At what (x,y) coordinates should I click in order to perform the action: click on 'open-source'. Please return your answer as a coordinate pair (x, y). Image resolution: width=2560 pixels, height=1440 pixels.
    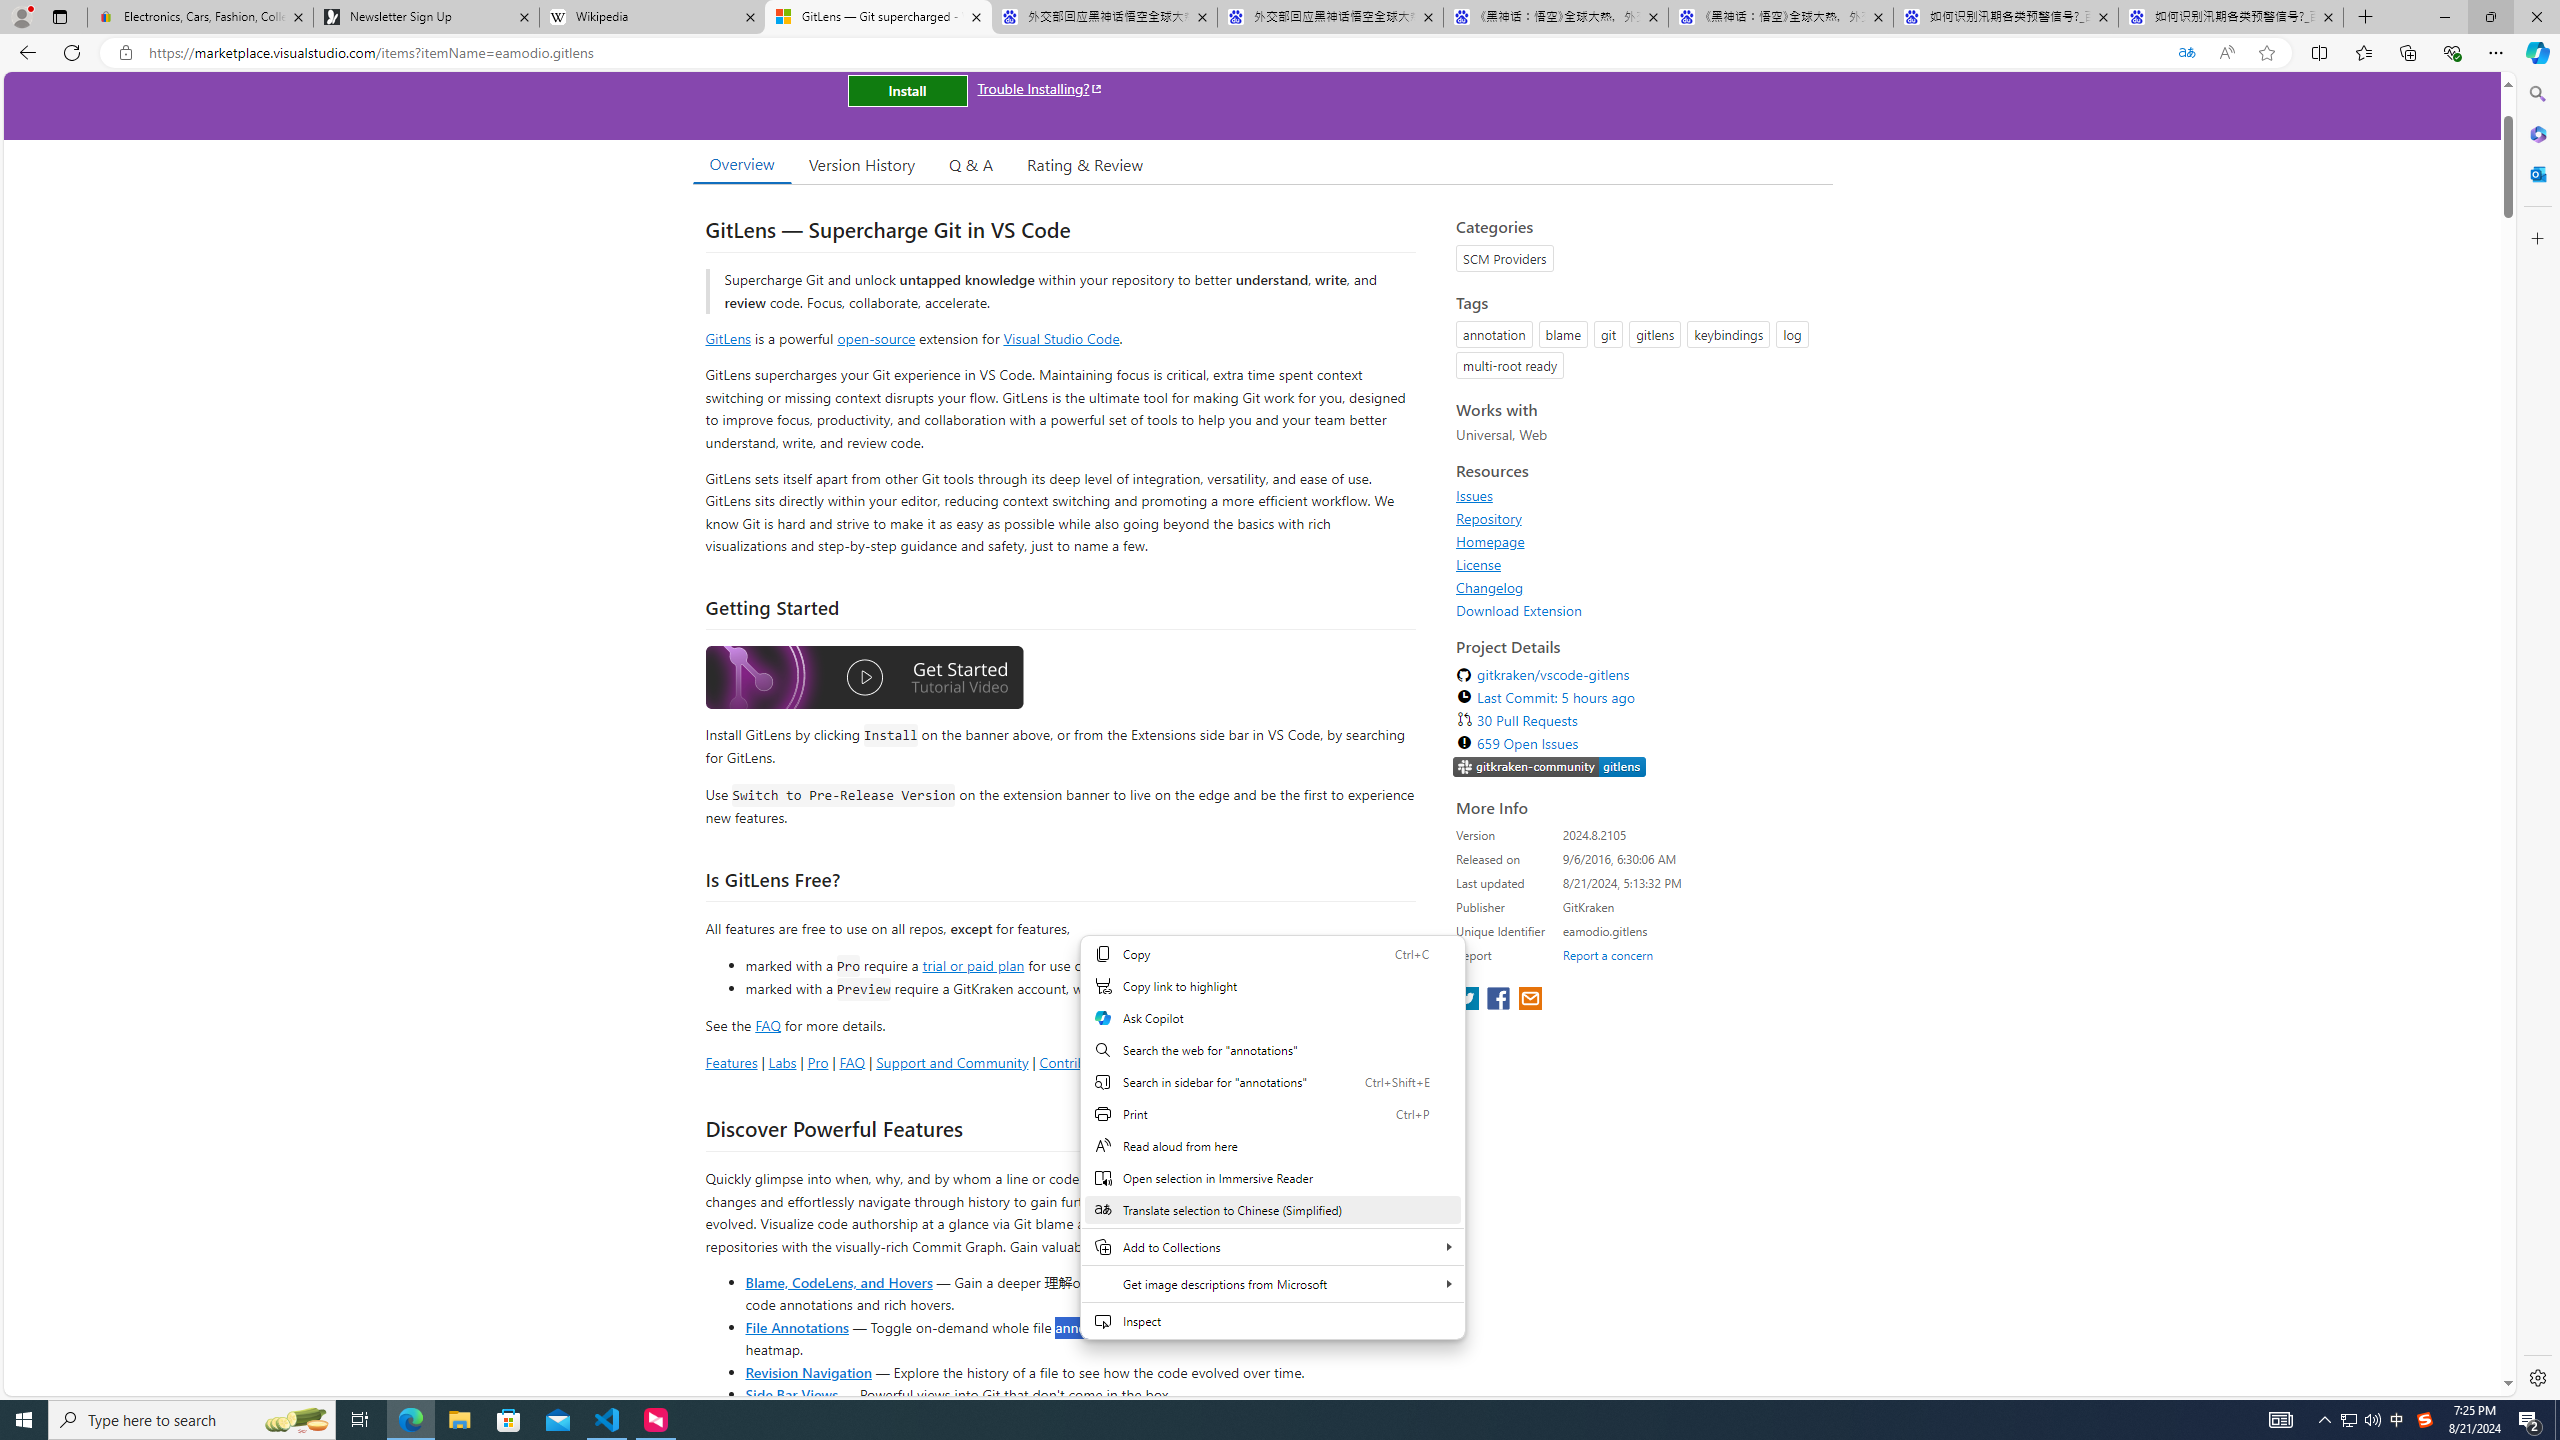
    Looking at the image, I should click on (876, 337).